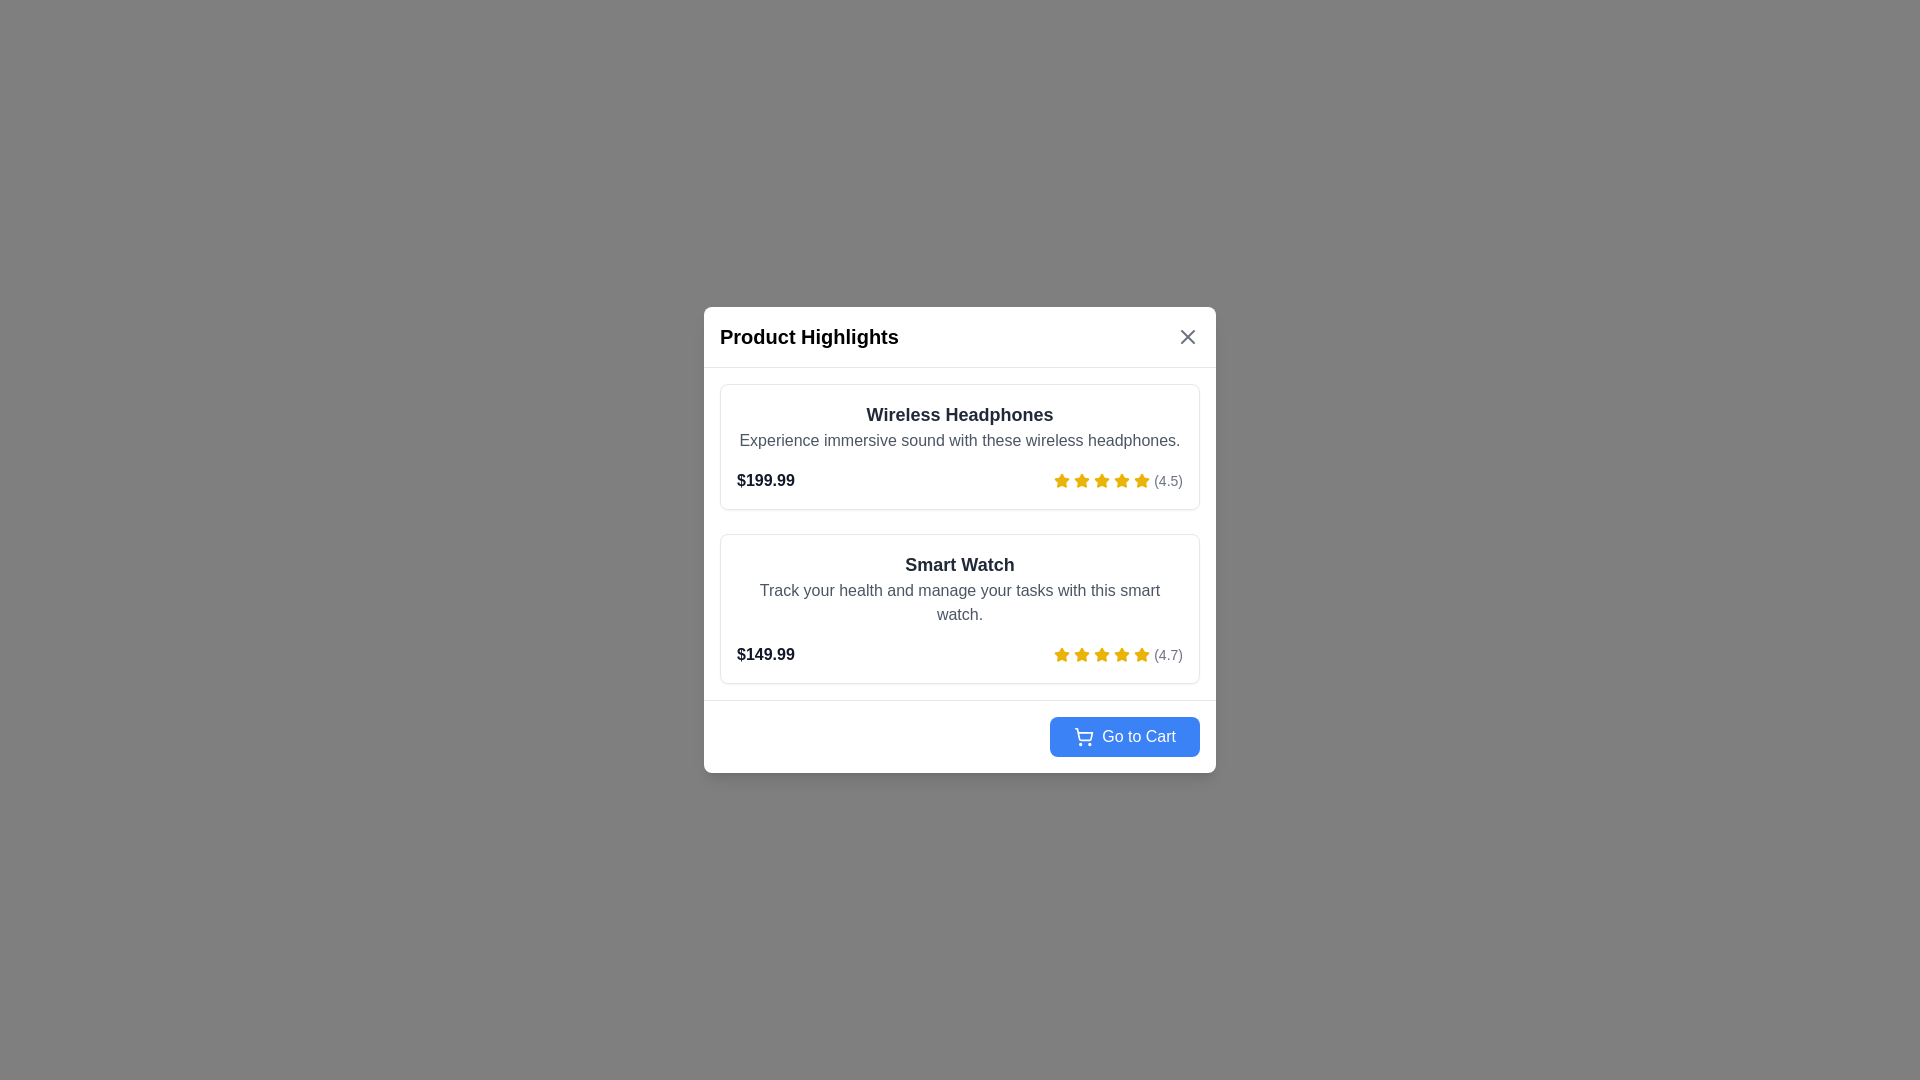  I want to click on the third star icon in the five-star rating system next to the 'Smart Watch' listing to interact with the rating system, so click(1081, 655).